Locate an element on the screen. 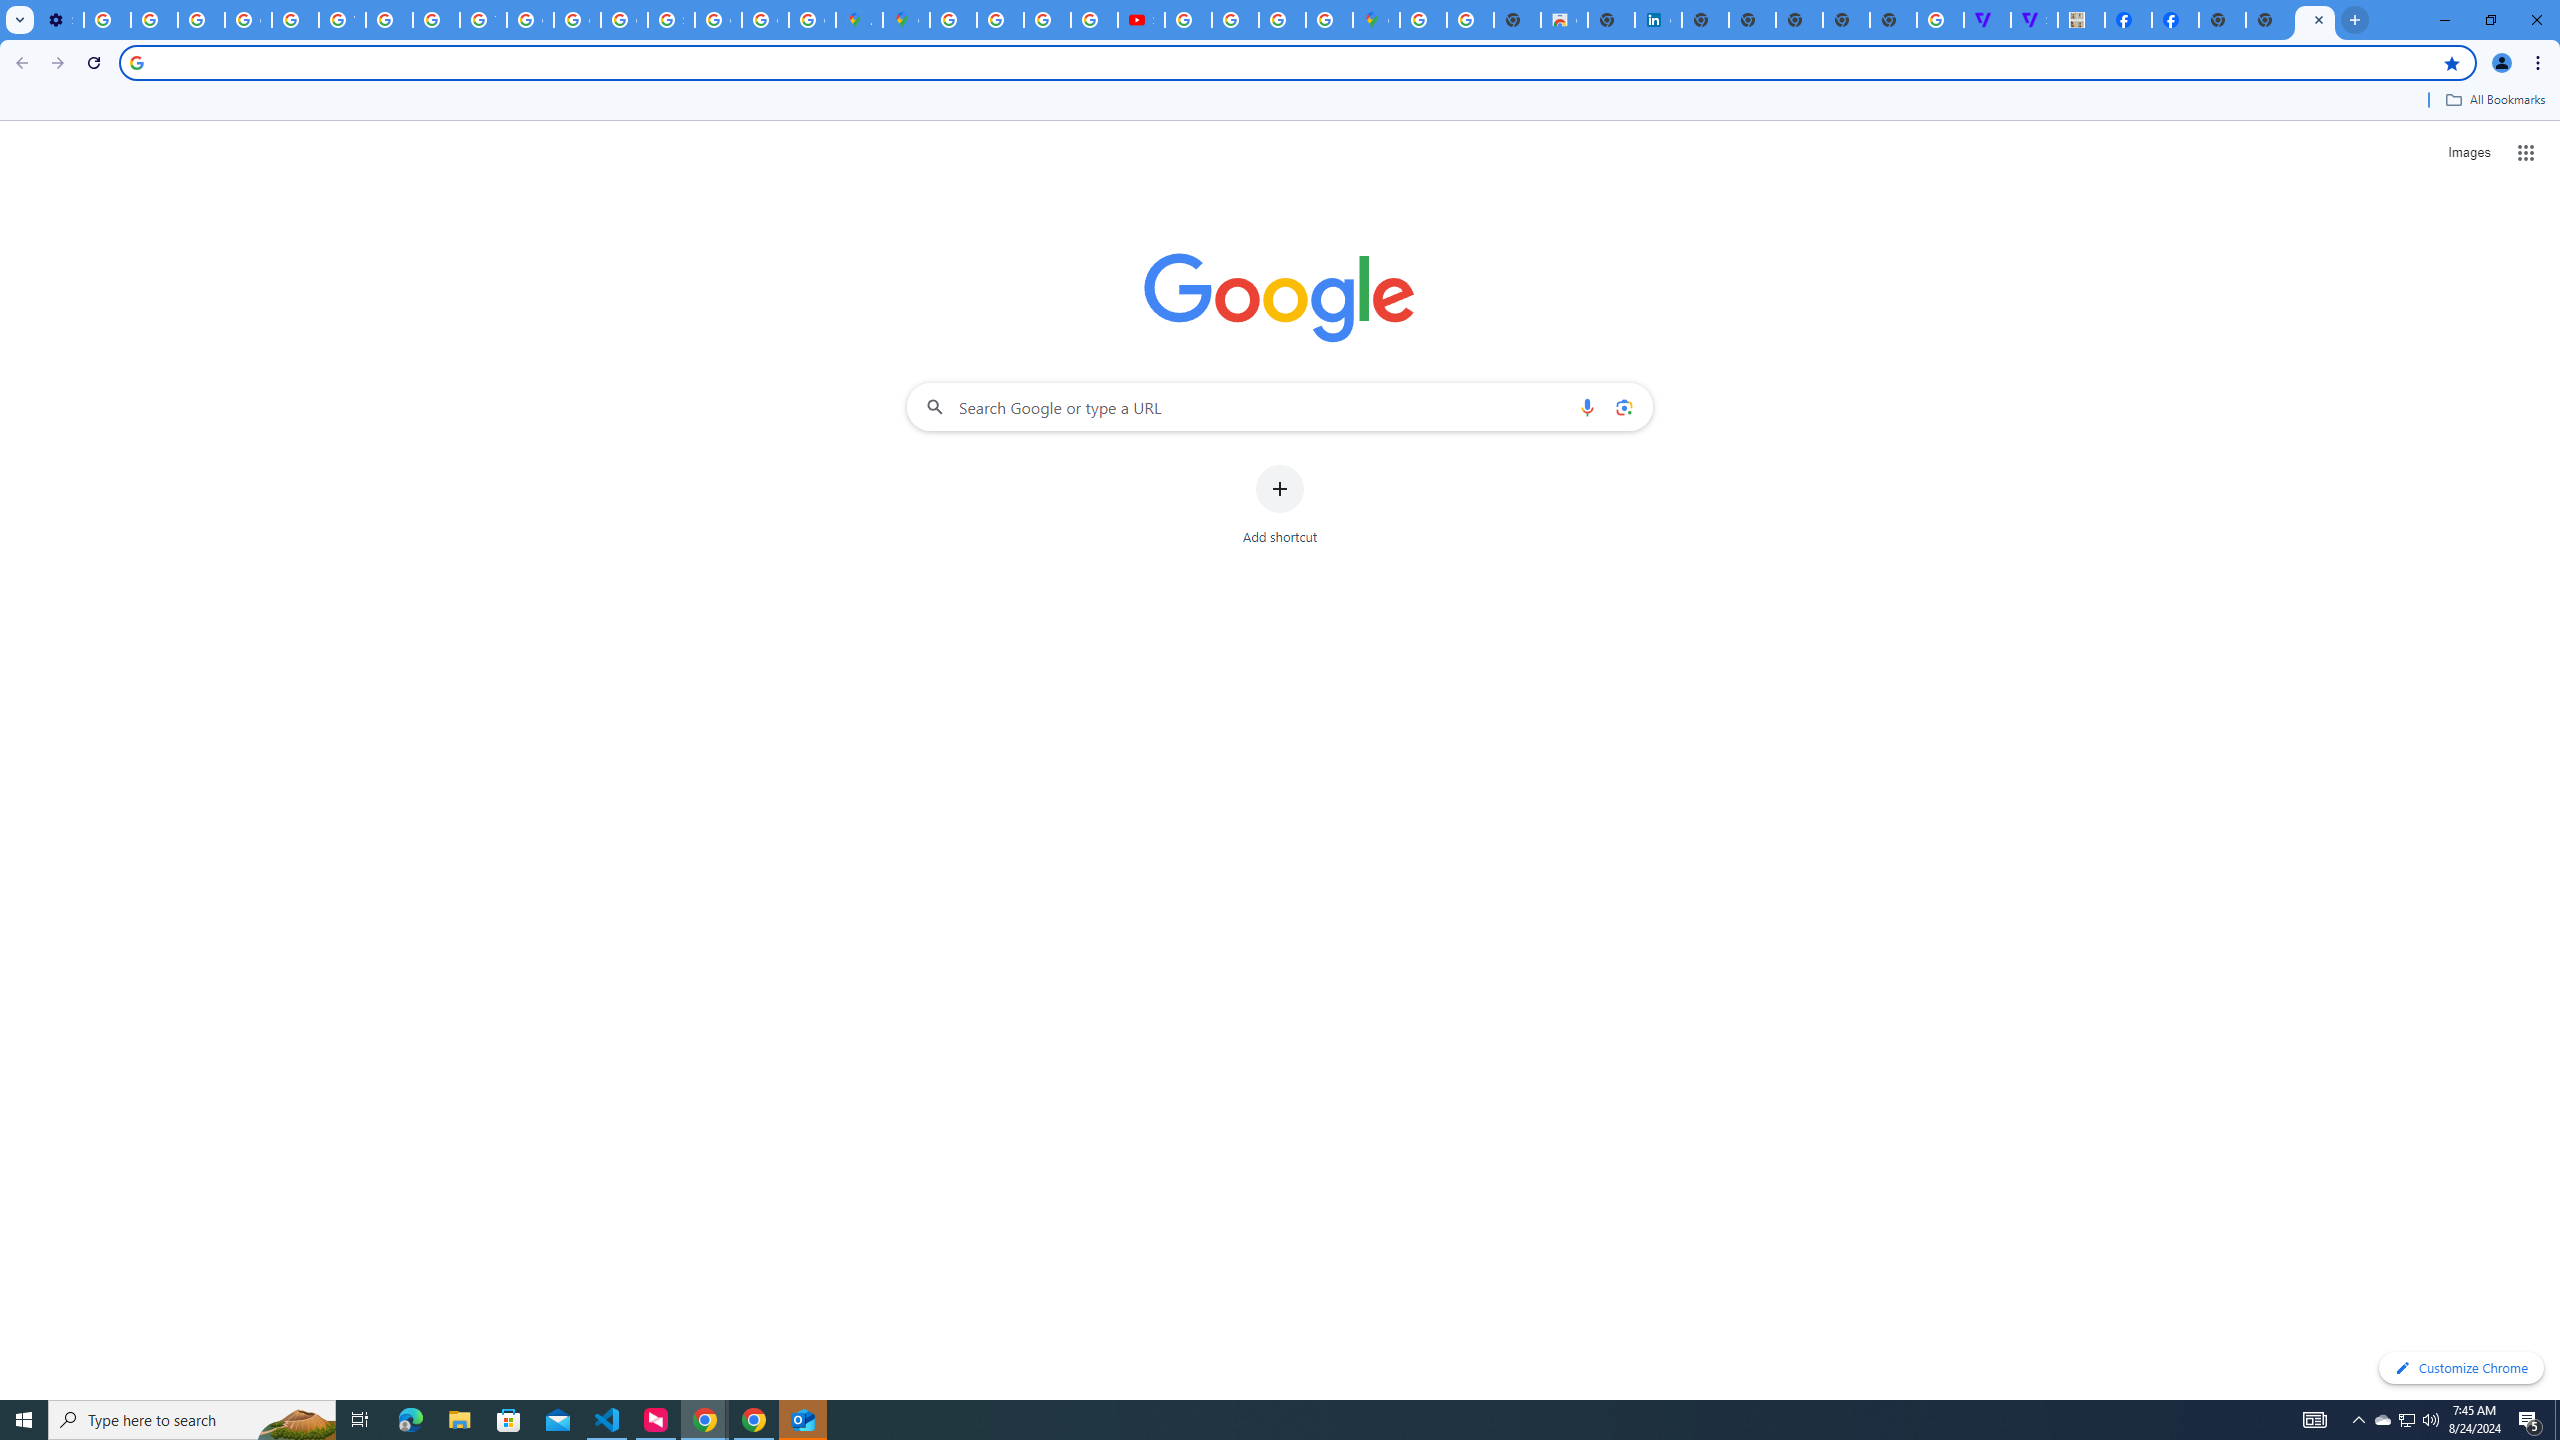  'Subscriptions - YouTube' is located at coordinates (1141, 19).